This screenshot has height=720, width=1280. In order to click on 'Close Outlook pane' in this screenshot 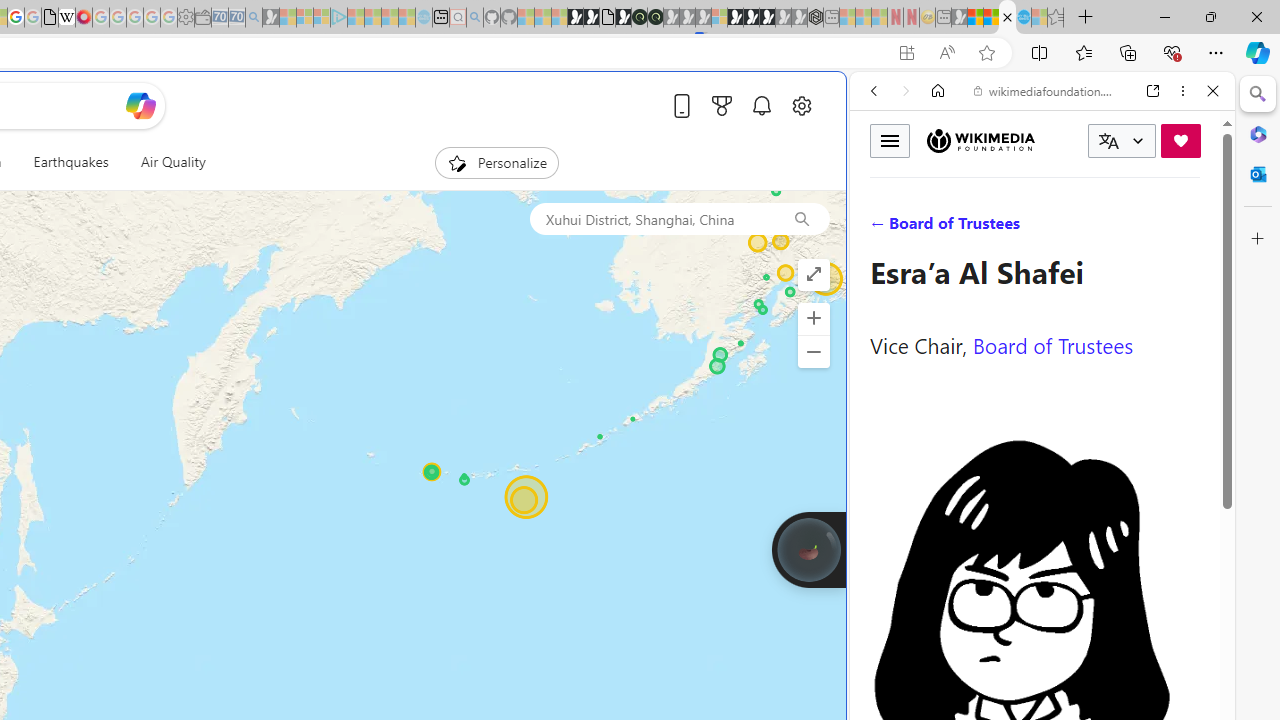, I will do `click(1257, 173)`.